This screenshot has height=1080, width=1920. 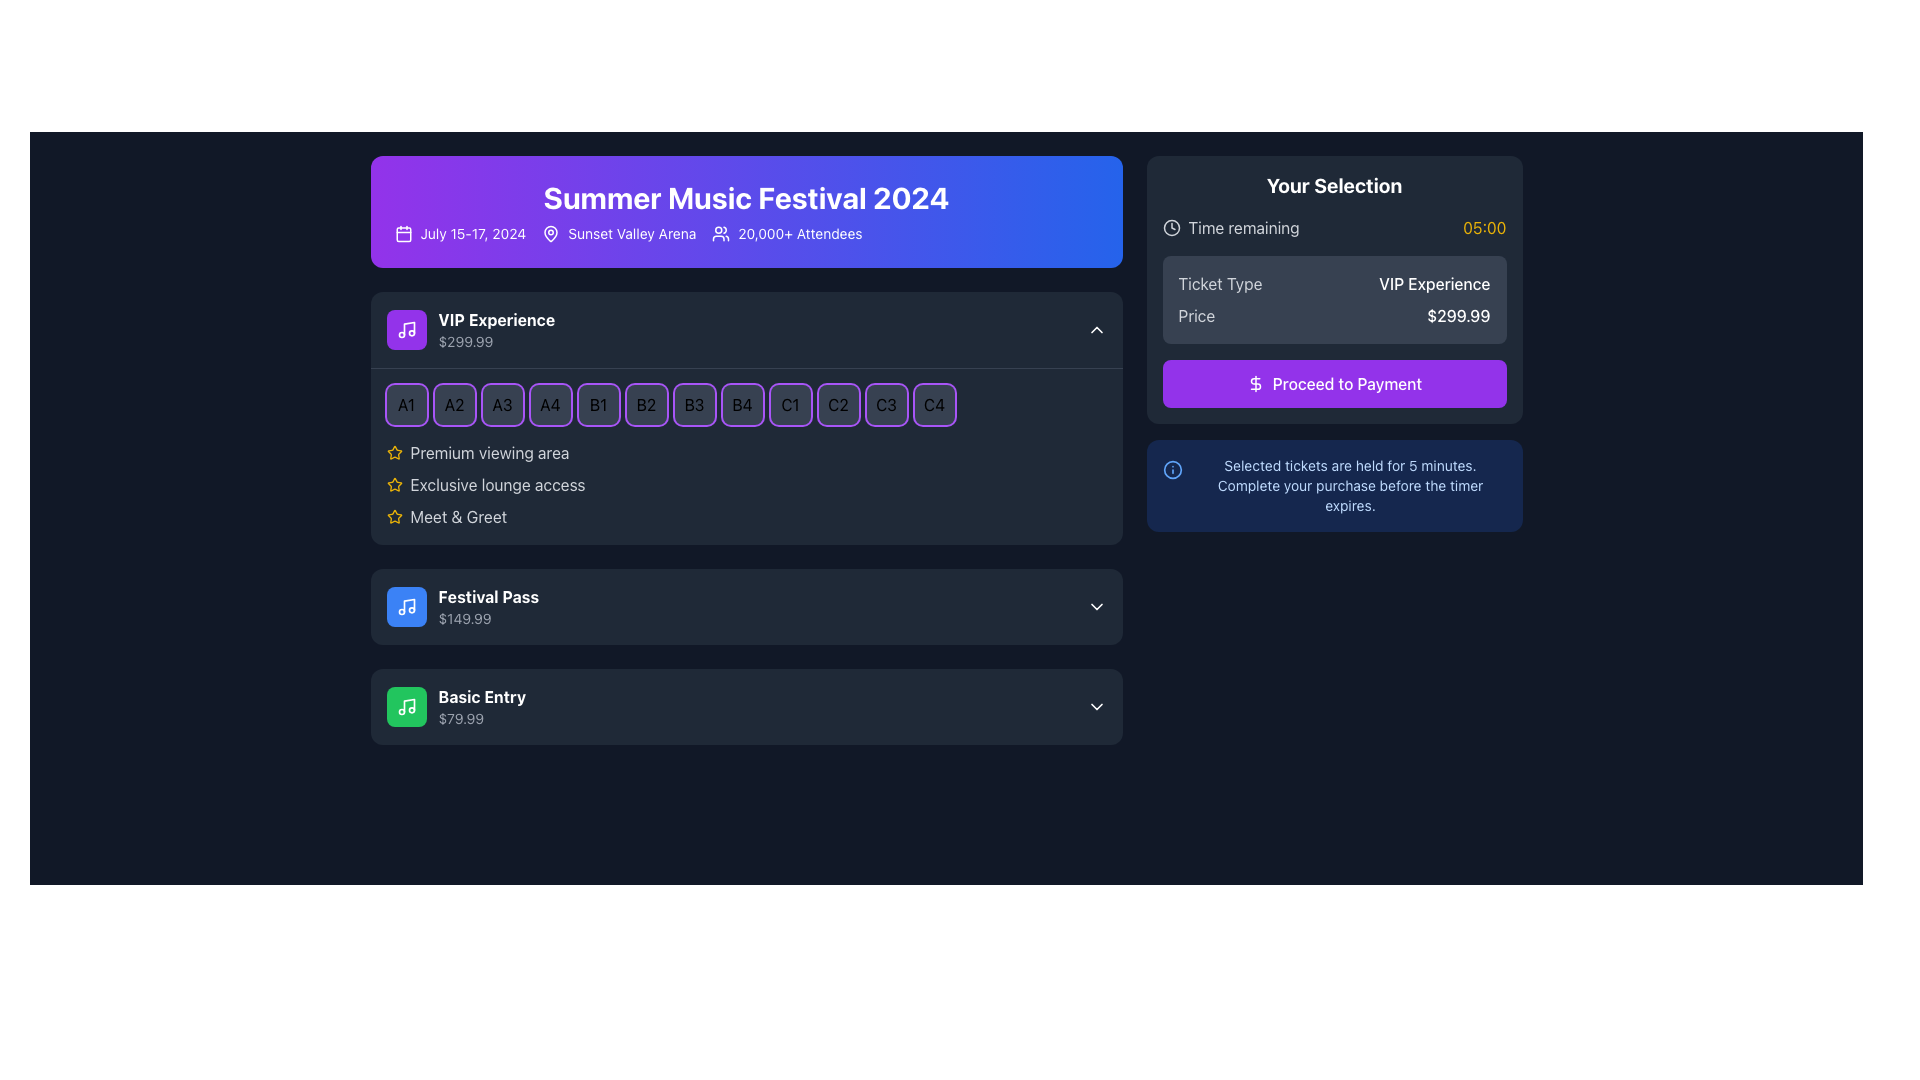 I want to click on the 'VIP Experience' text label, which is displayed in white font on a dark background and is located in the 'Your Selection' section adjacent to the 'Ticket Type' label, so click(x=1433, y=284).